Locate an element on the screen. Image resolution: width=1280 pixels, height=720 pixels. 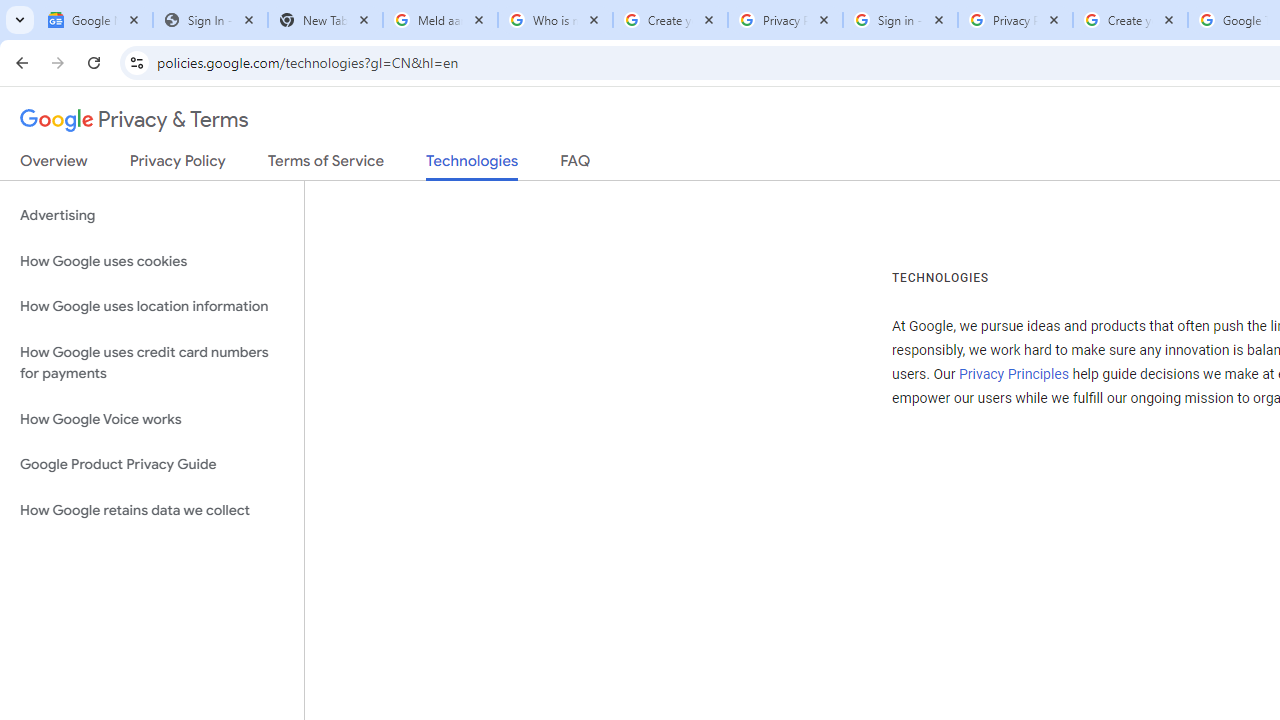
'Advertising' is located at coordinates (151, 216).